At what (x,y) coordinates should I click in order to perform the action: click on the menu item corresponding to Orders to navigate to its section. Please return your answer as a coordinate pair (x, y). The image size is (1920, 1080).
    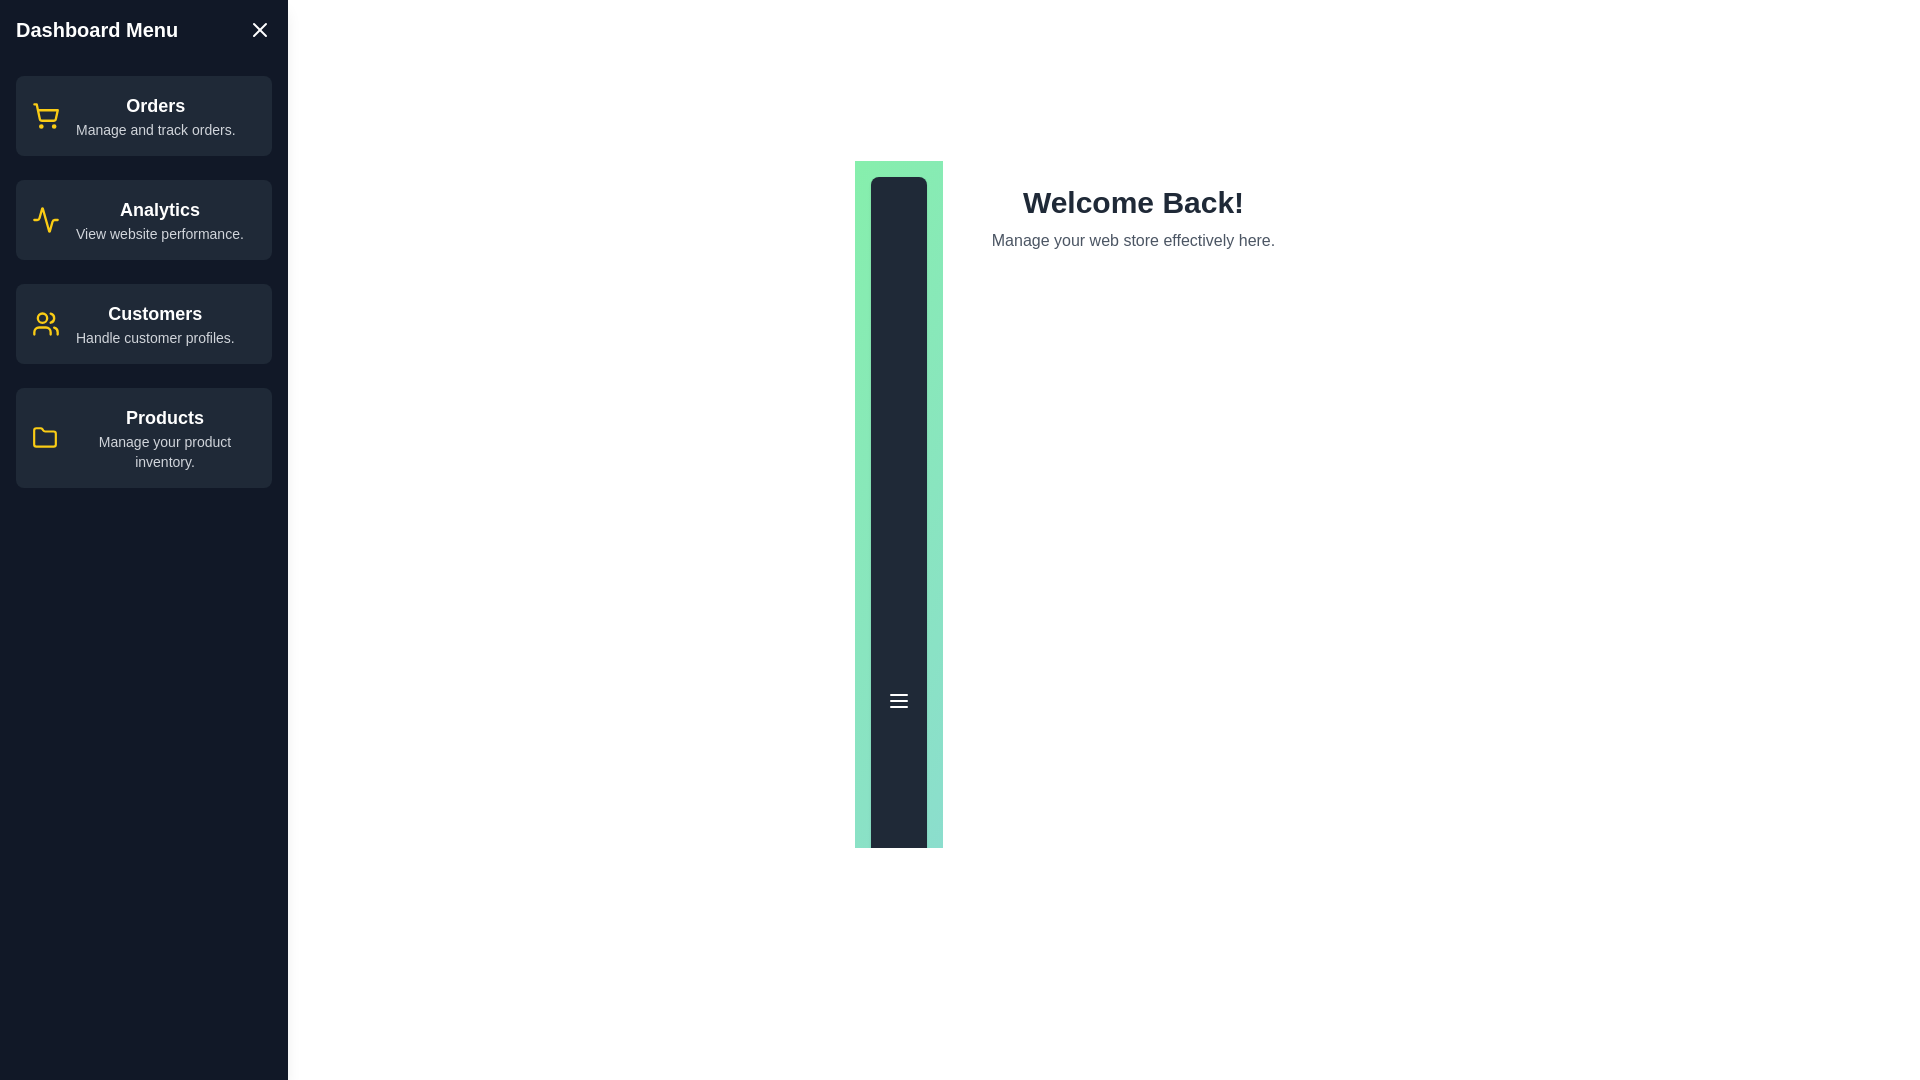
    Looking at the image, I should click on (143, 115).